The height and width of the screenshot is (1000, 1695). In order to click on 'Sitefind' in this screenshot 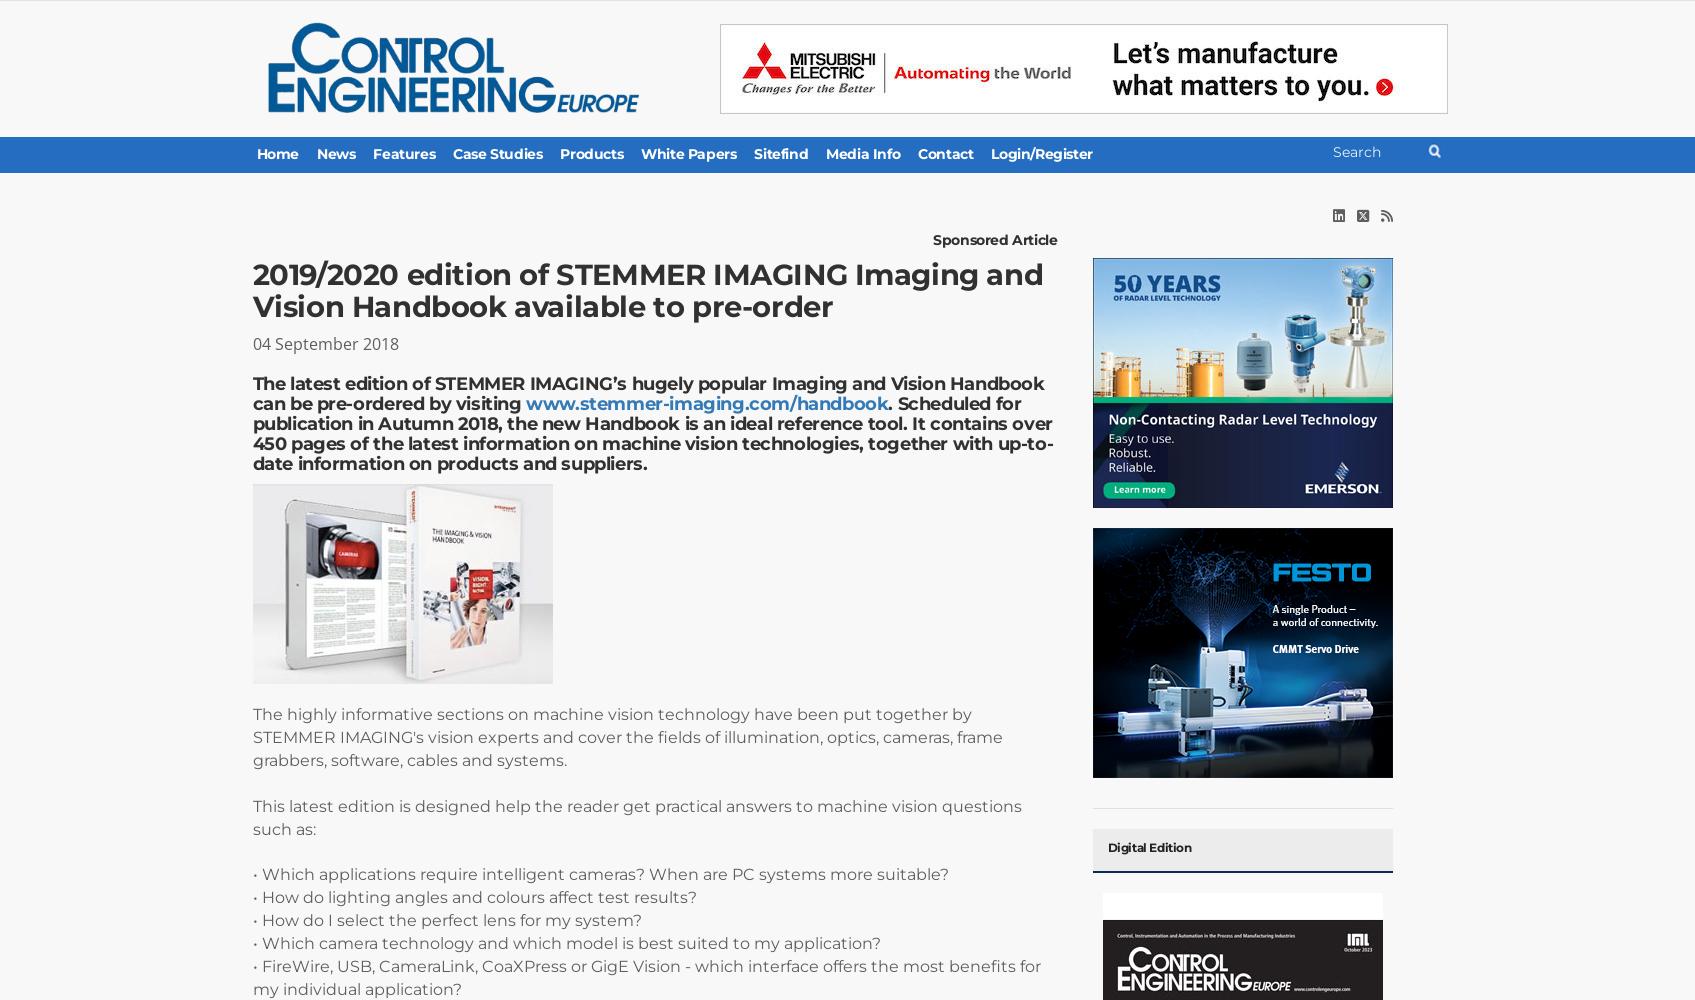, I will do `click(780, 154)`.